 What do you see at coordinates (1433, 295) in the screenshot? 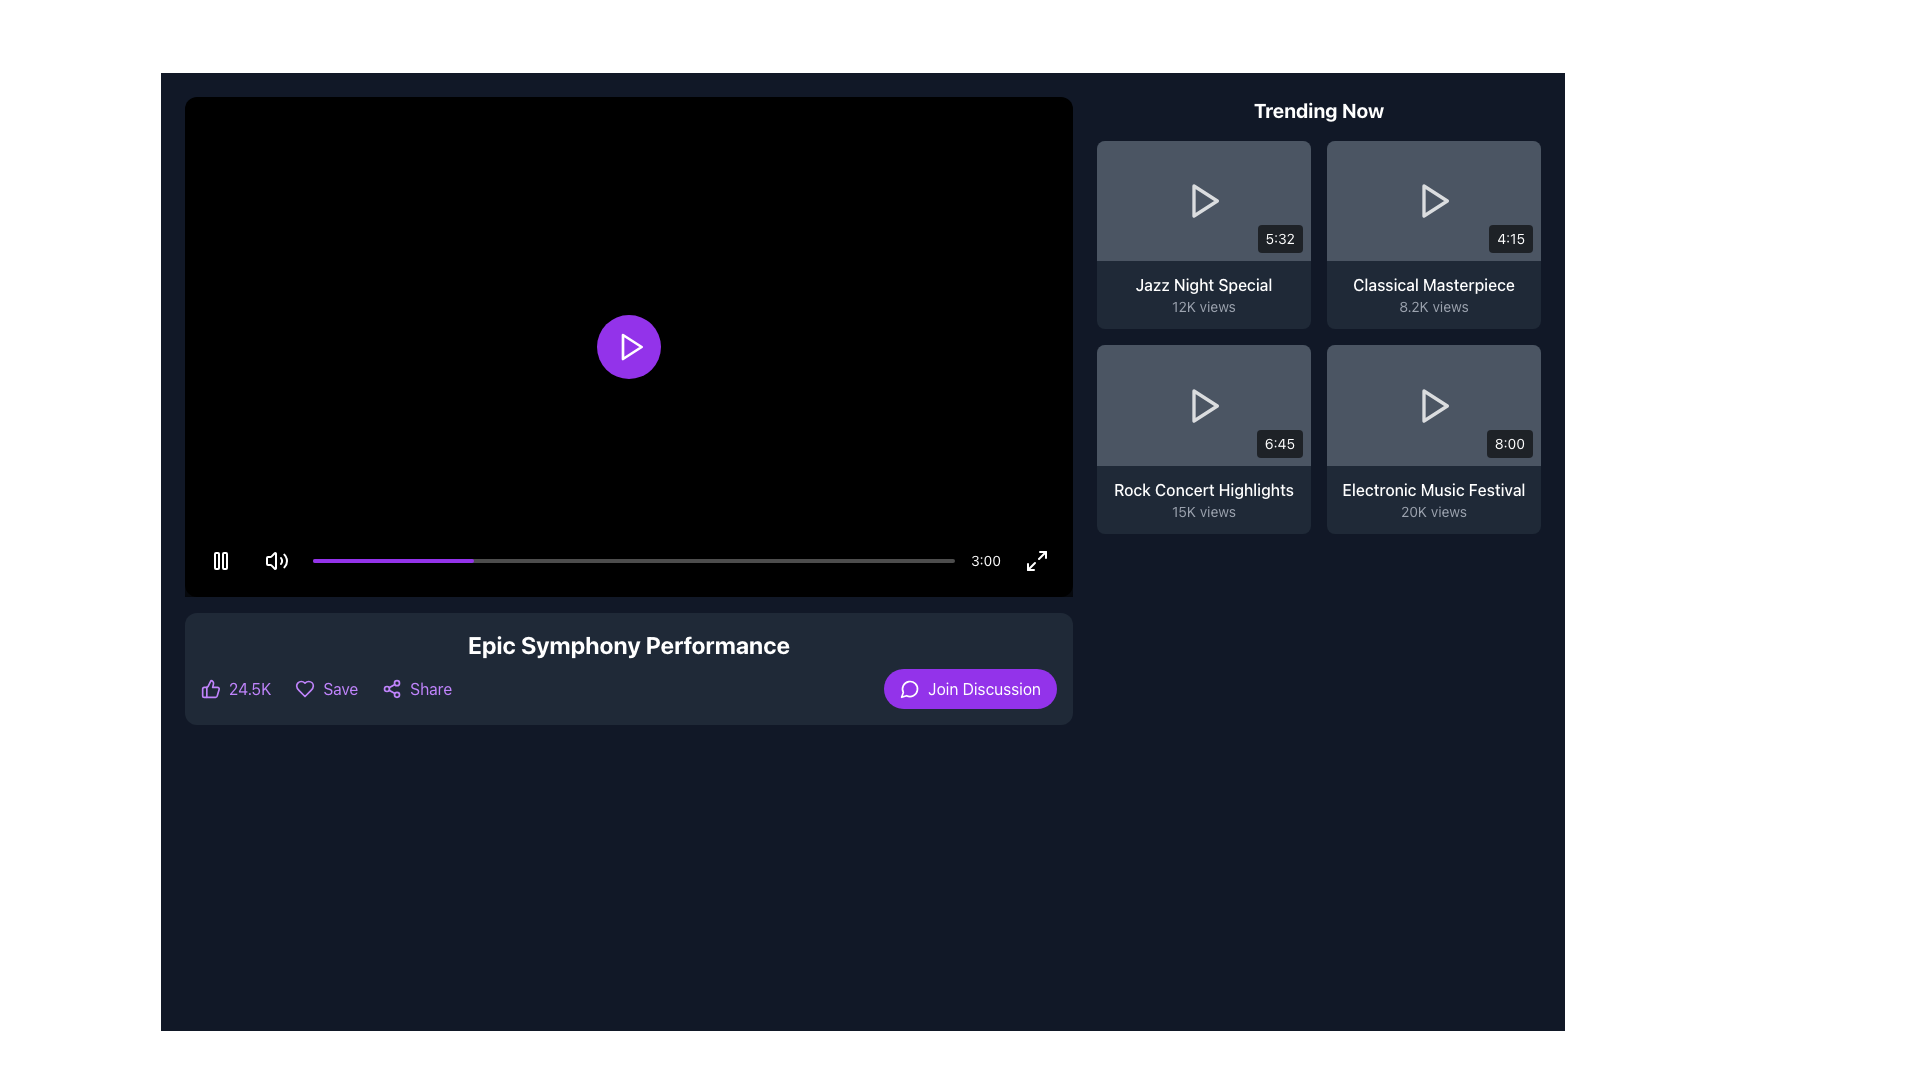
I see `the Text component that displays the title and view count of a video in the 'Trending Now' section, located in the second row and first column of a grid layout` at bounding box center [1433, 295].